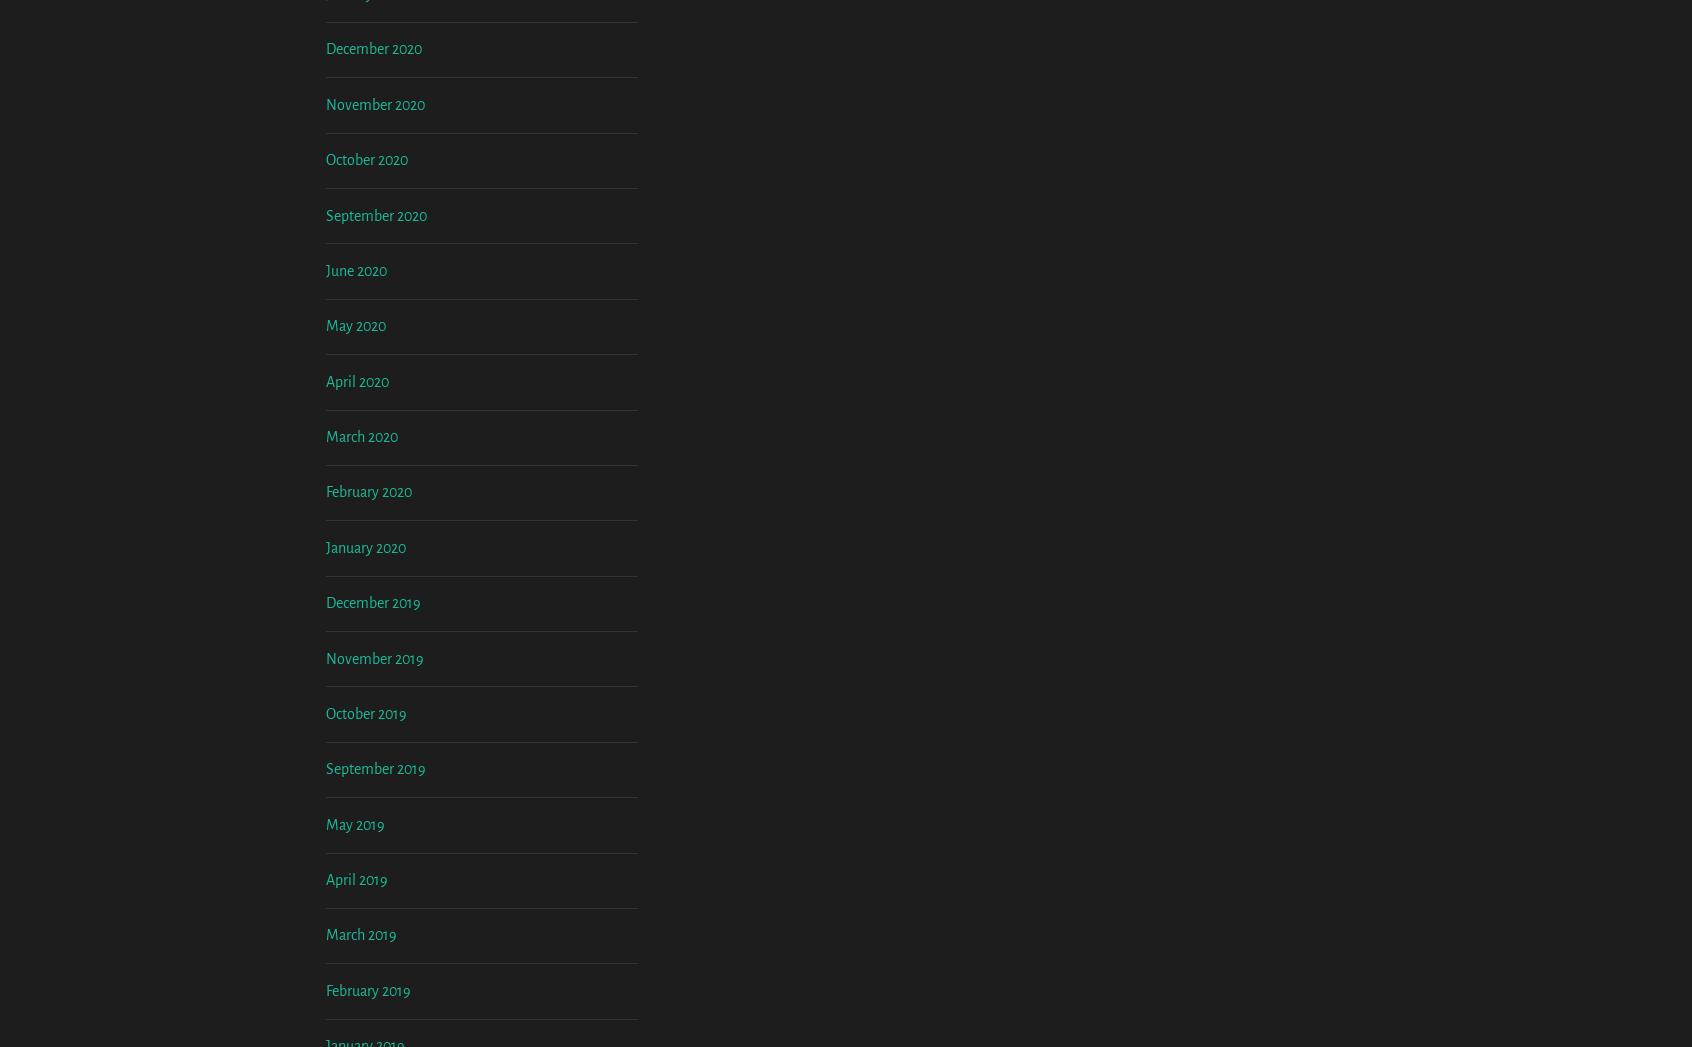 The width and height of the screenshot is (1692, 1047). Describe the element at coordinates (369, 658) in the screenshot. I see `'February 2020'` at that location.